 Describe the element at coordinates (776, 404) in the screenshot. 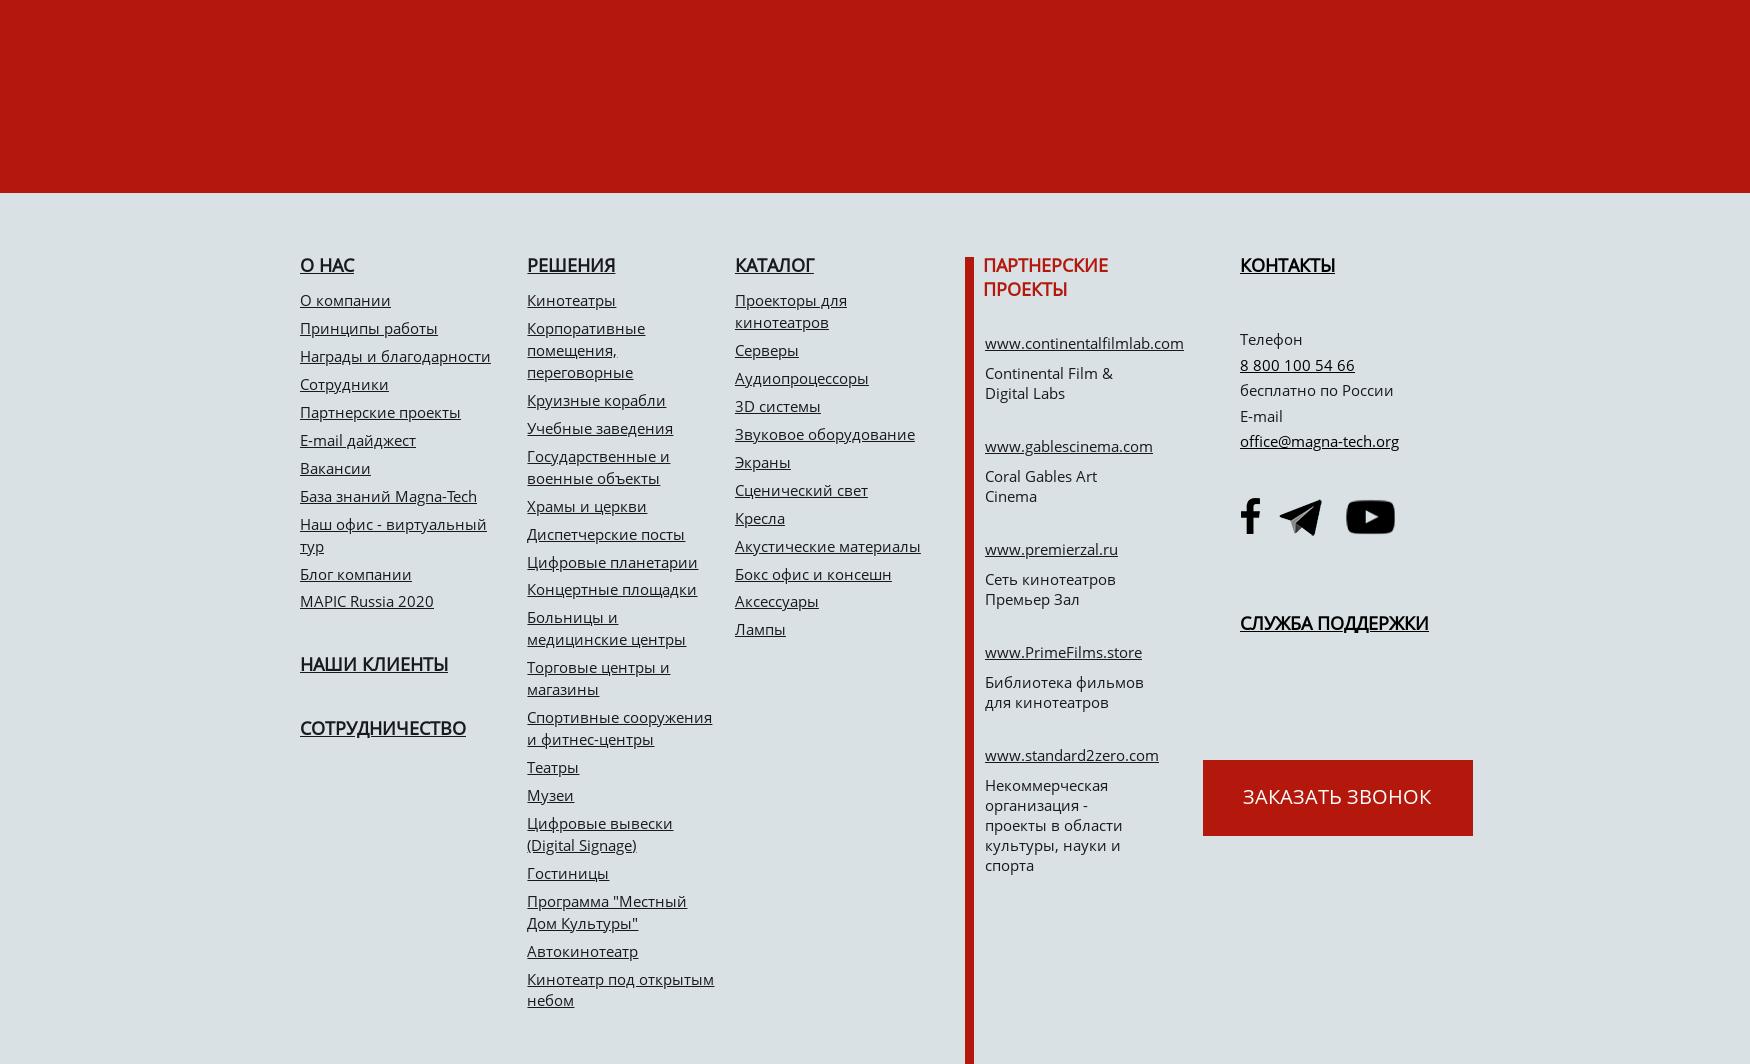

I see `'3D системы'` at that location.